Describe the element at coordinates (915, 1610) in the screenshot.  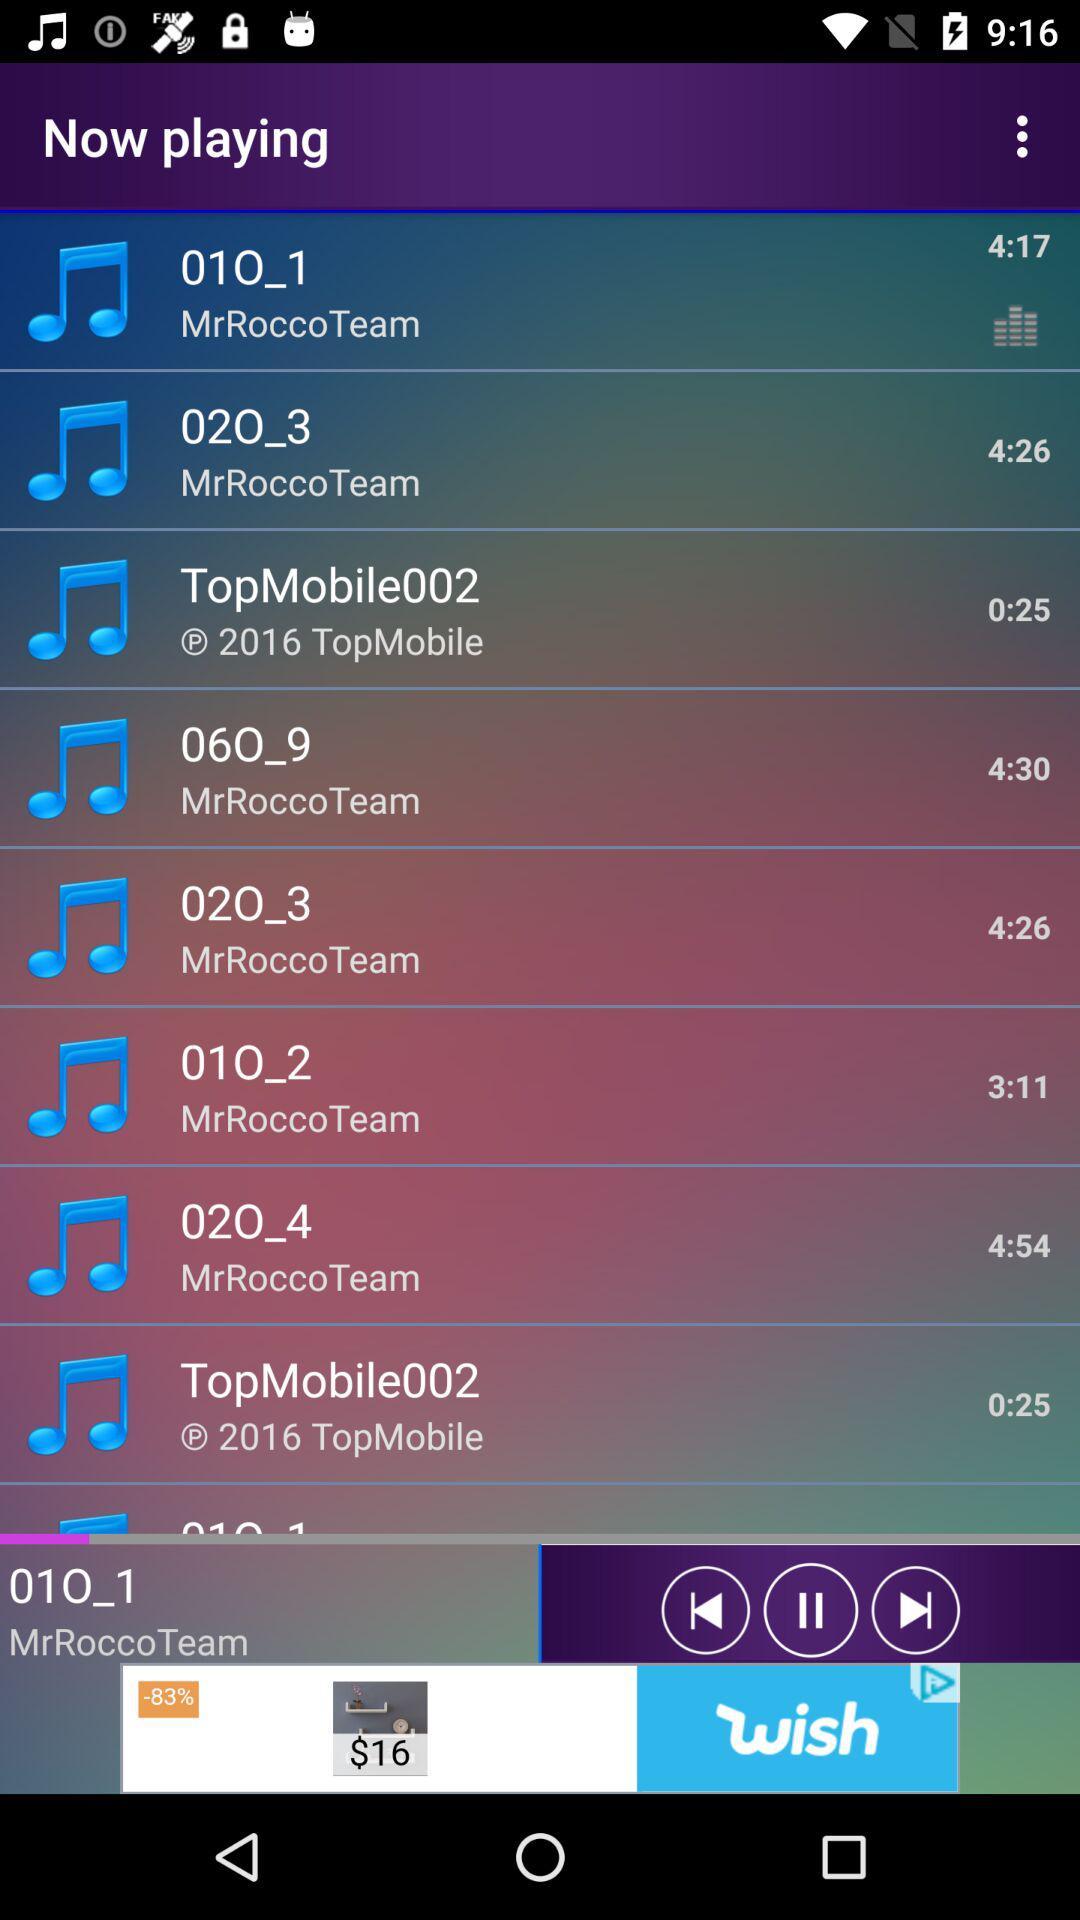
I see `next track` at that location.